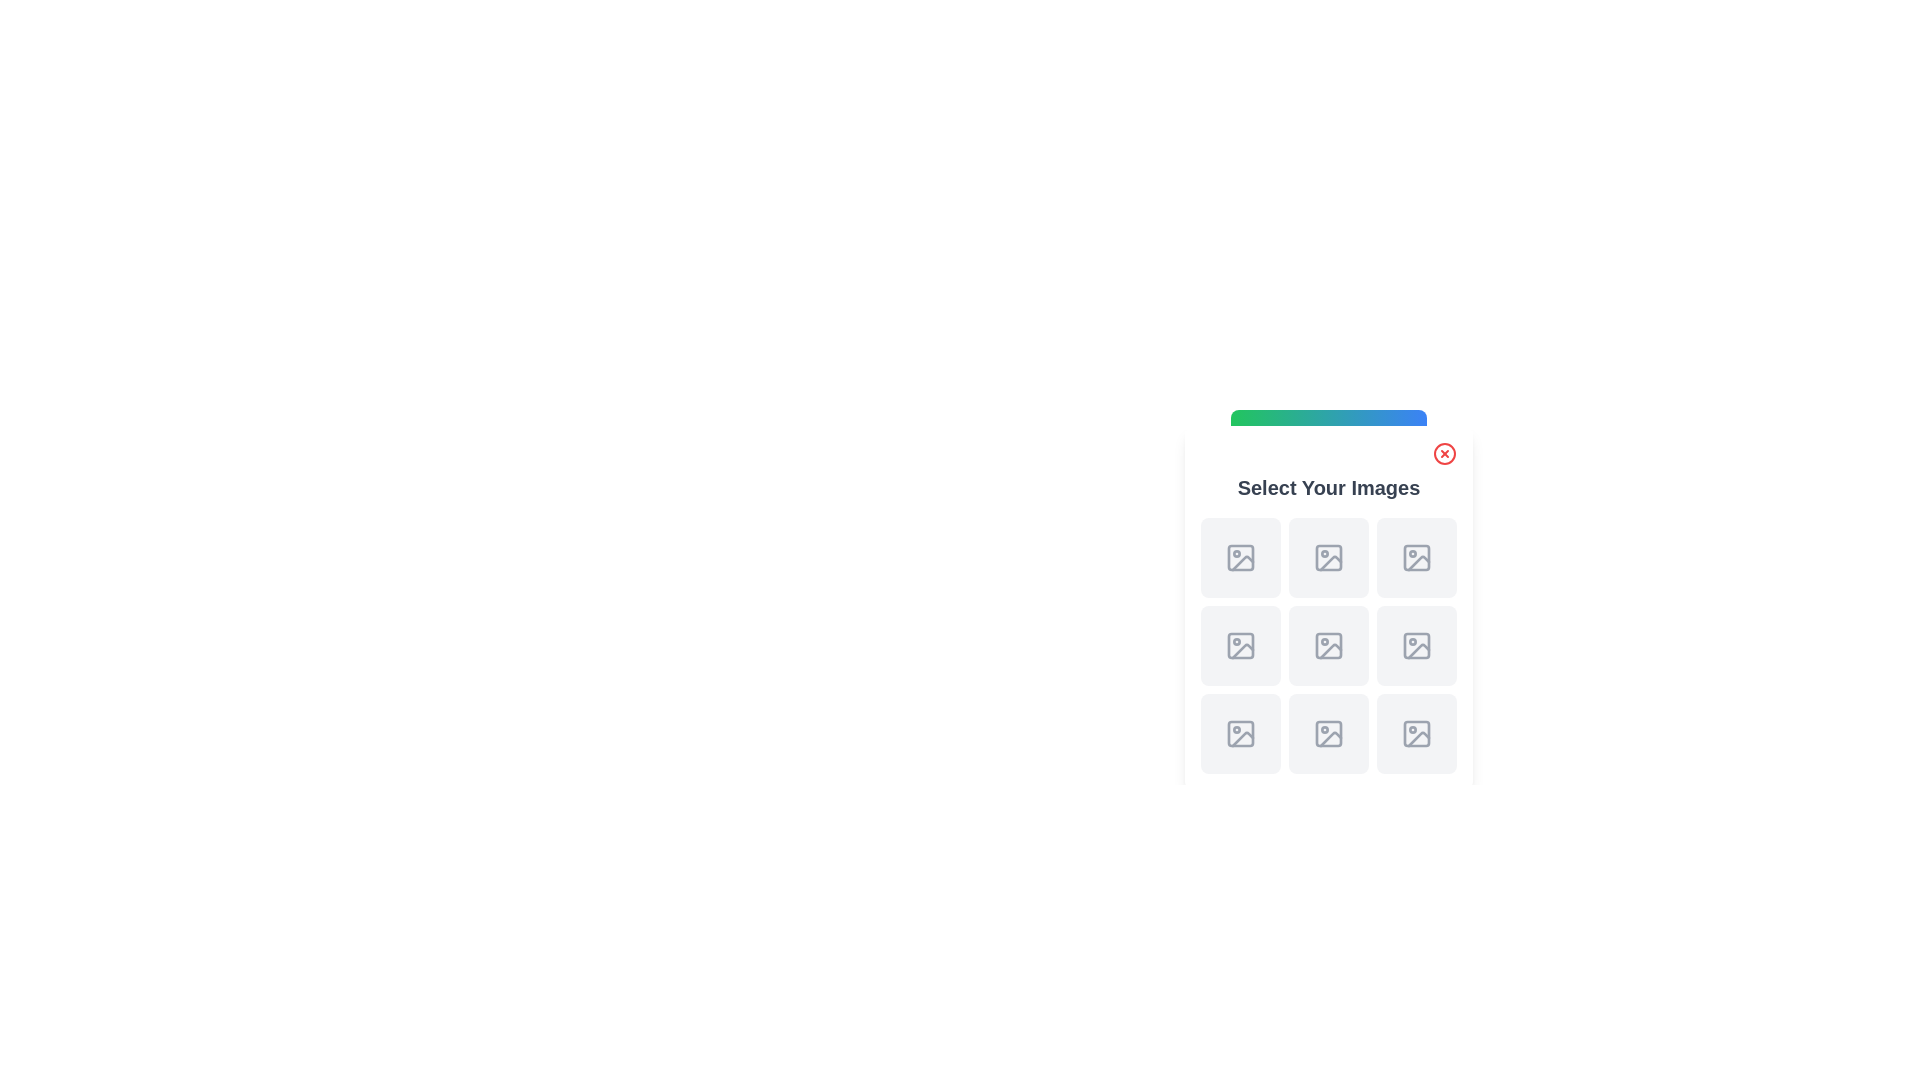  What do you see at coordinates (1240, 733) in the screenshot?
I see `the square button with a gray background and a picture frame icon, located at the bottom-left position of a 3x3 grid layout` at bounding box center [1240, 733].